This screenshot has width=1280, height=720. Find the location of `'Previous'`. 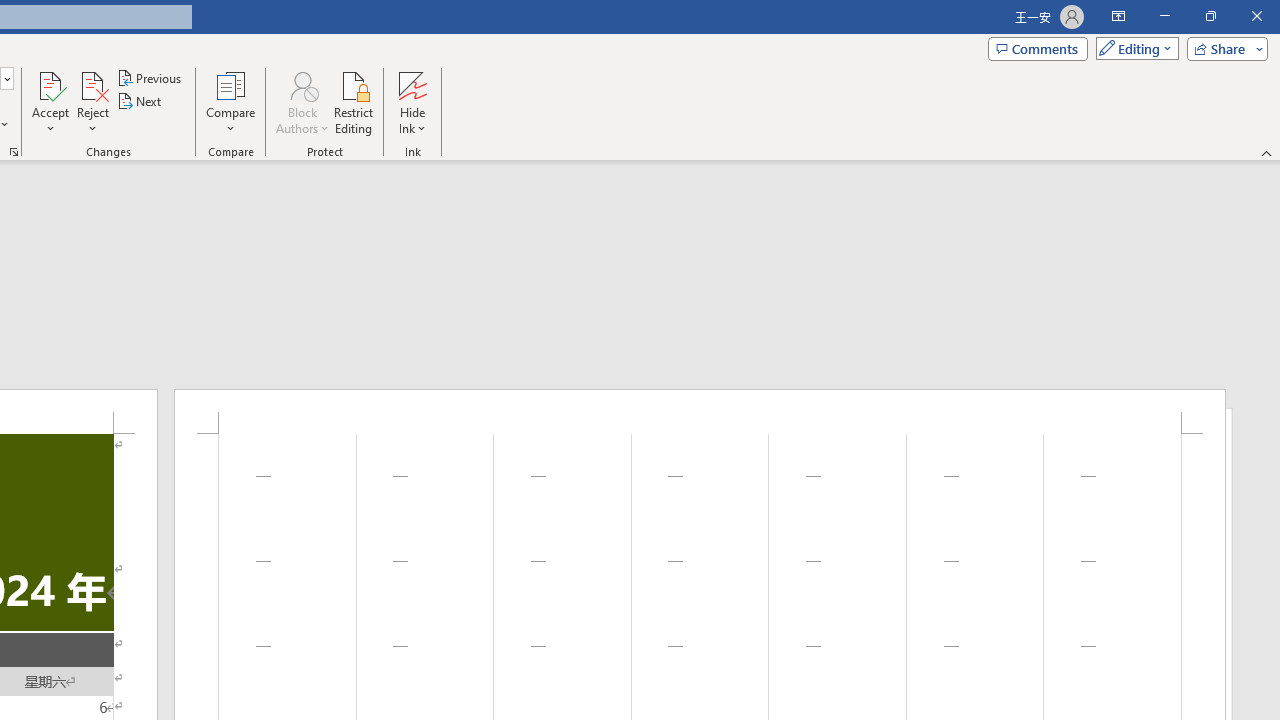

'Previous' is located at coordinates (150, 77).